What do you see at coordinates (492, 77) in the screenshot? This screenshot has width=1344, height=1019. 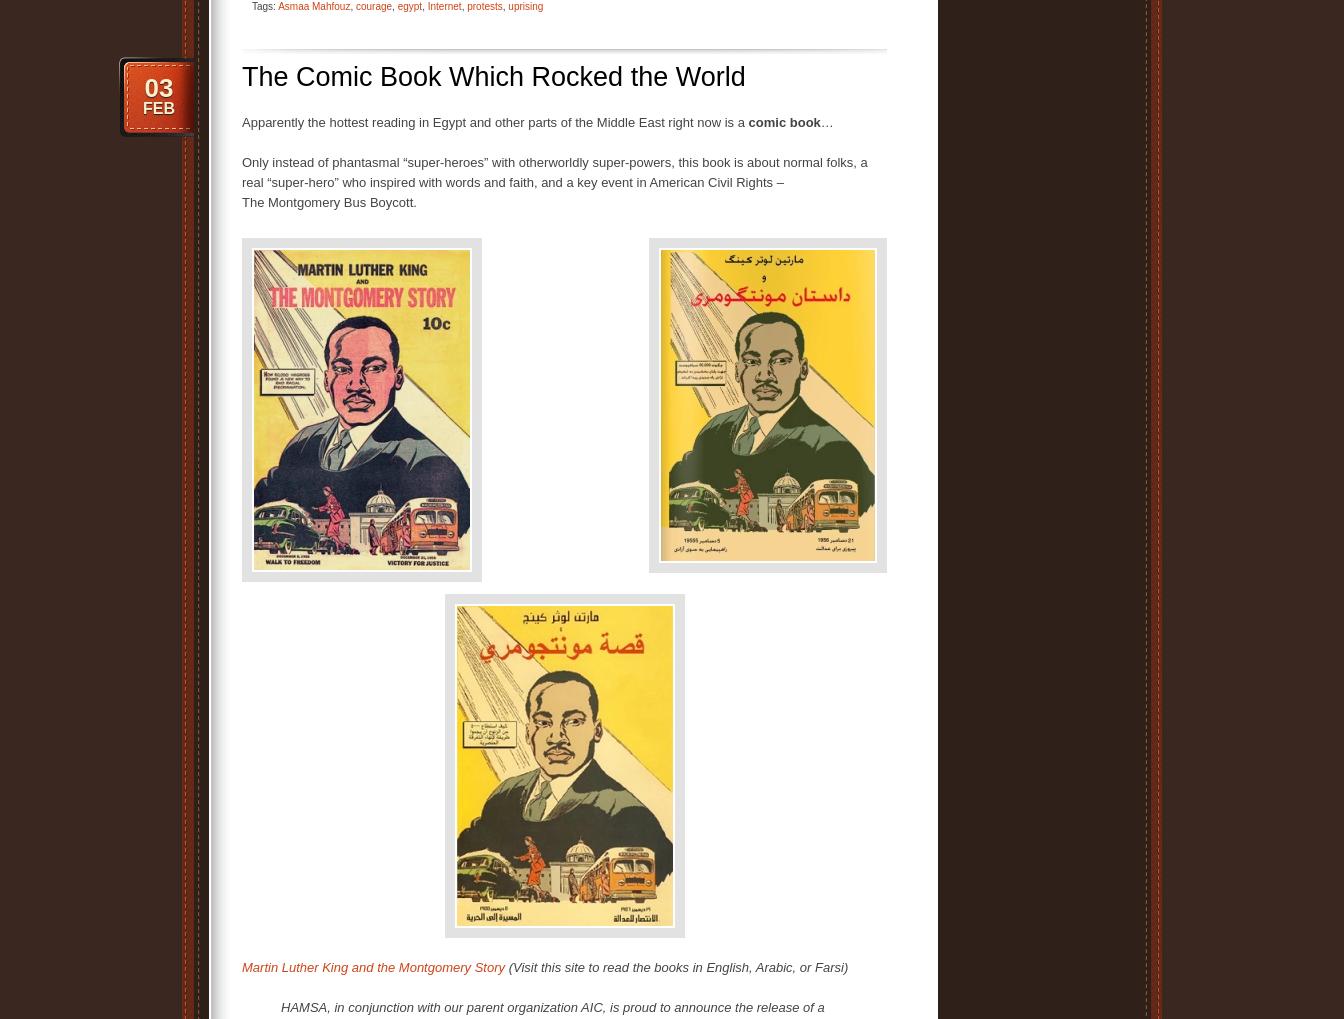 I see `'The Comic Book Which Rocked the World'` at bounding box center [492, 77].